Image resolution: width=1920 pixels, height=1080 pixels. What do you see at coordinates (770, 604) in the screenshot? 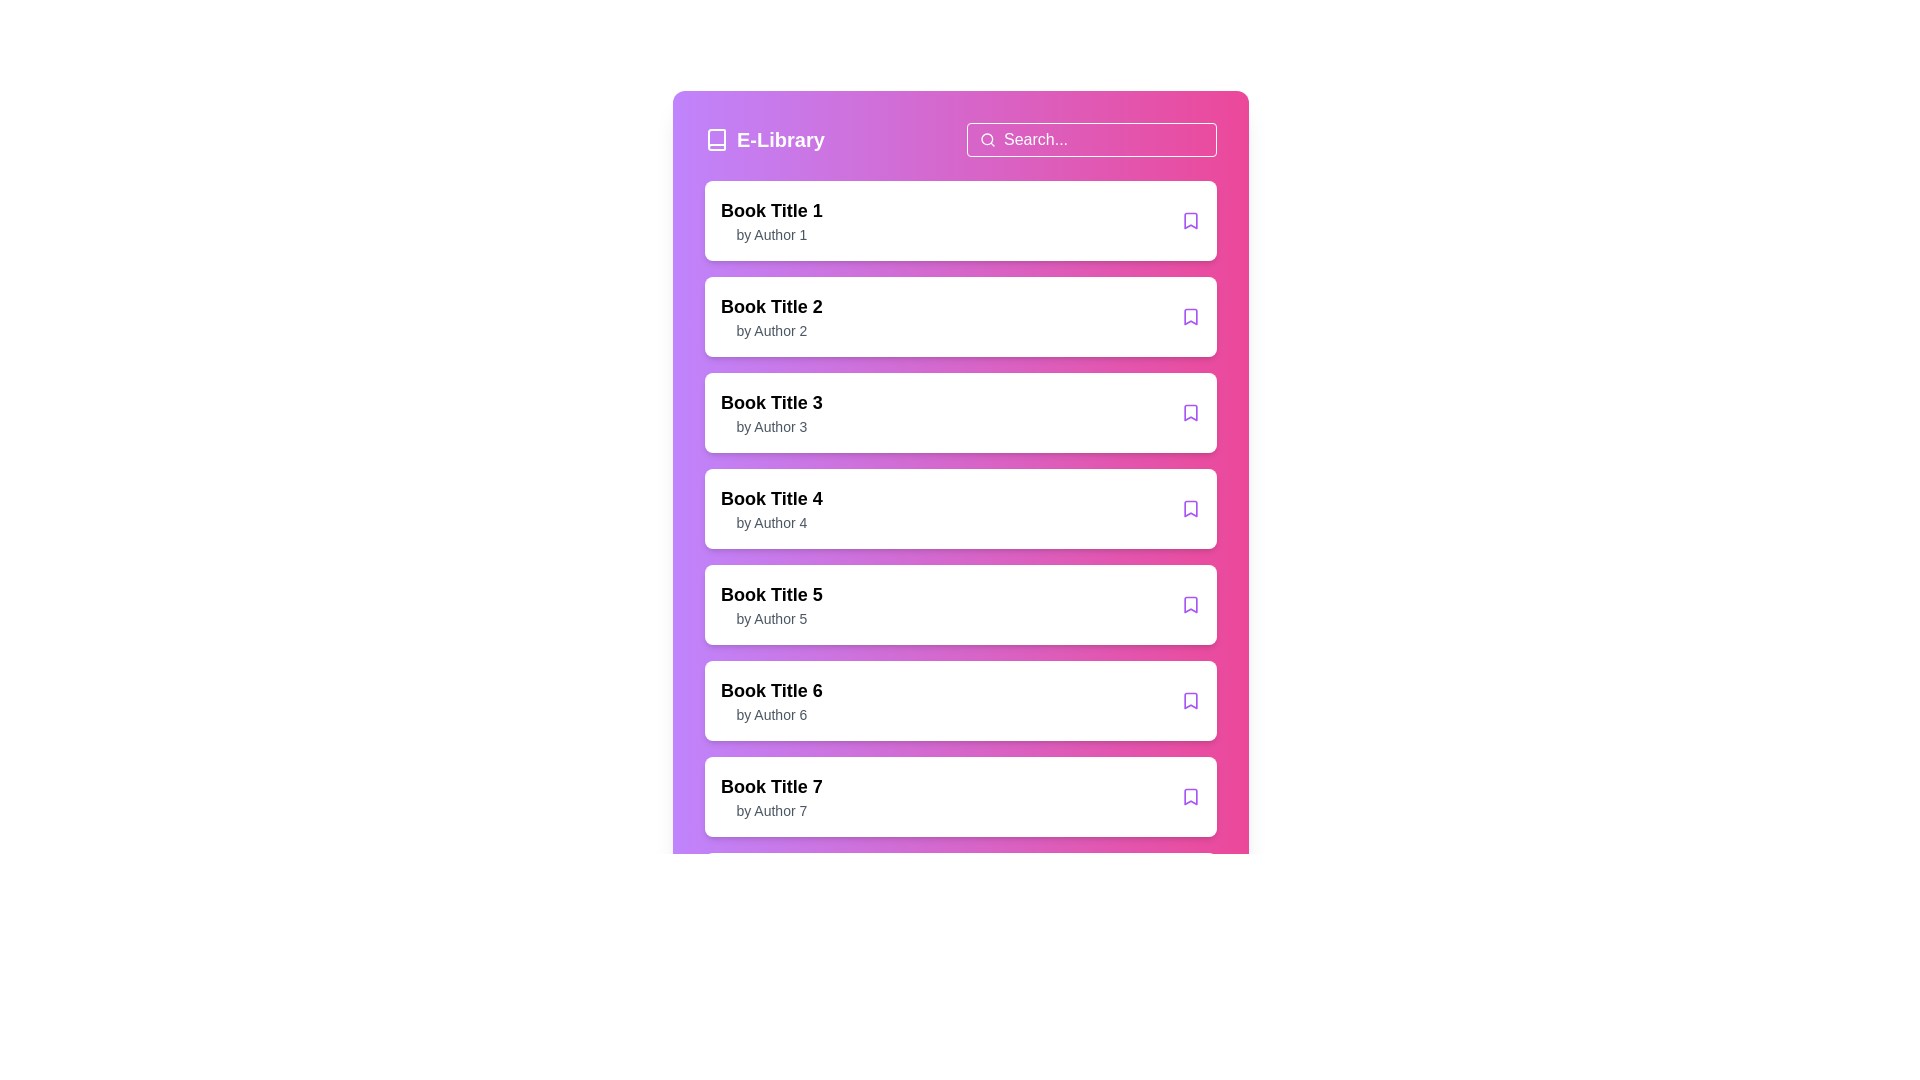
I see `the text block displaying 'Book Title 5' and 'by Author 5' inside the fifth white card in the vertical list, which is centrally aligned in the fifth row` at bounding box center [770, 604].